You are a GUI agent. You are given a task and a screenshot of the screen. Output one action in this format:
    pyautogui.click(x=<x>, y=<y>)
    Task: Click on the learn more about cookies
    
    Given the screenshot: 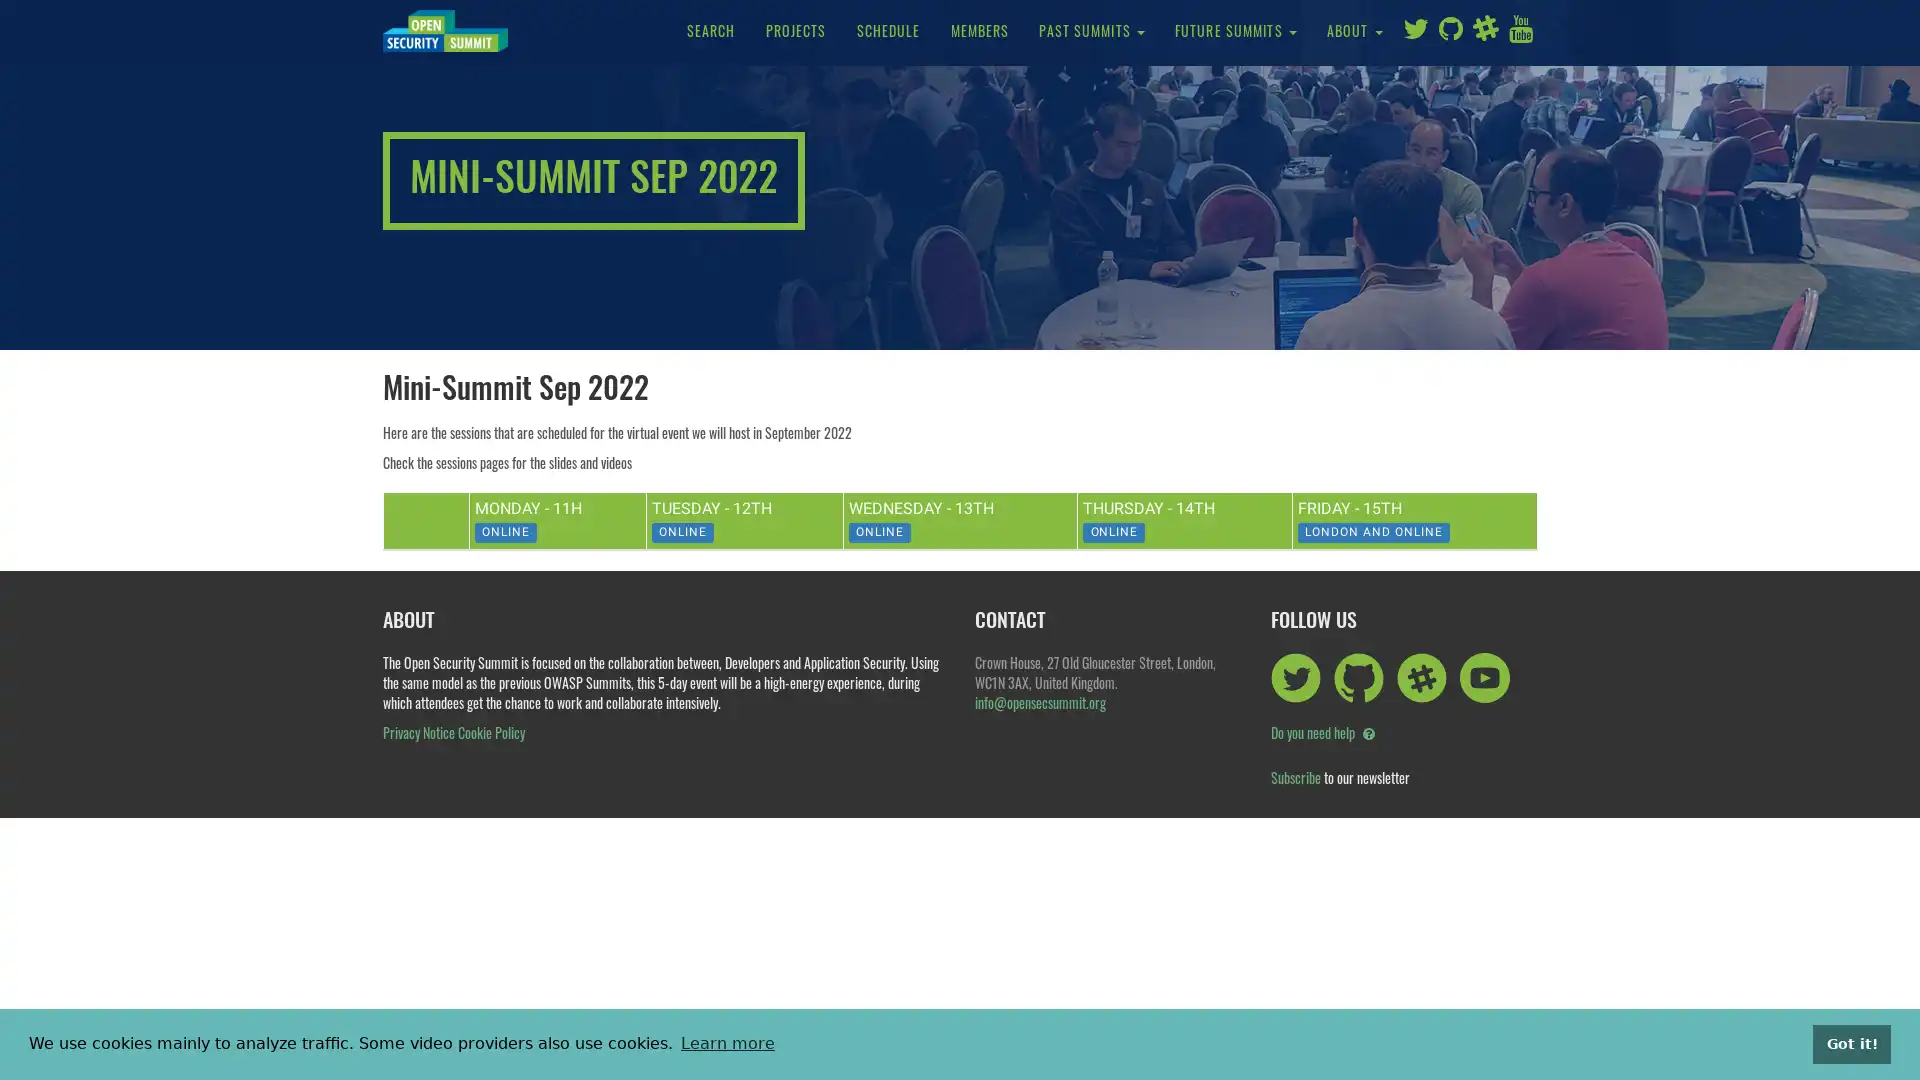 What is the action you would take?
    pyautogui.click(x=726, y=1043)
    